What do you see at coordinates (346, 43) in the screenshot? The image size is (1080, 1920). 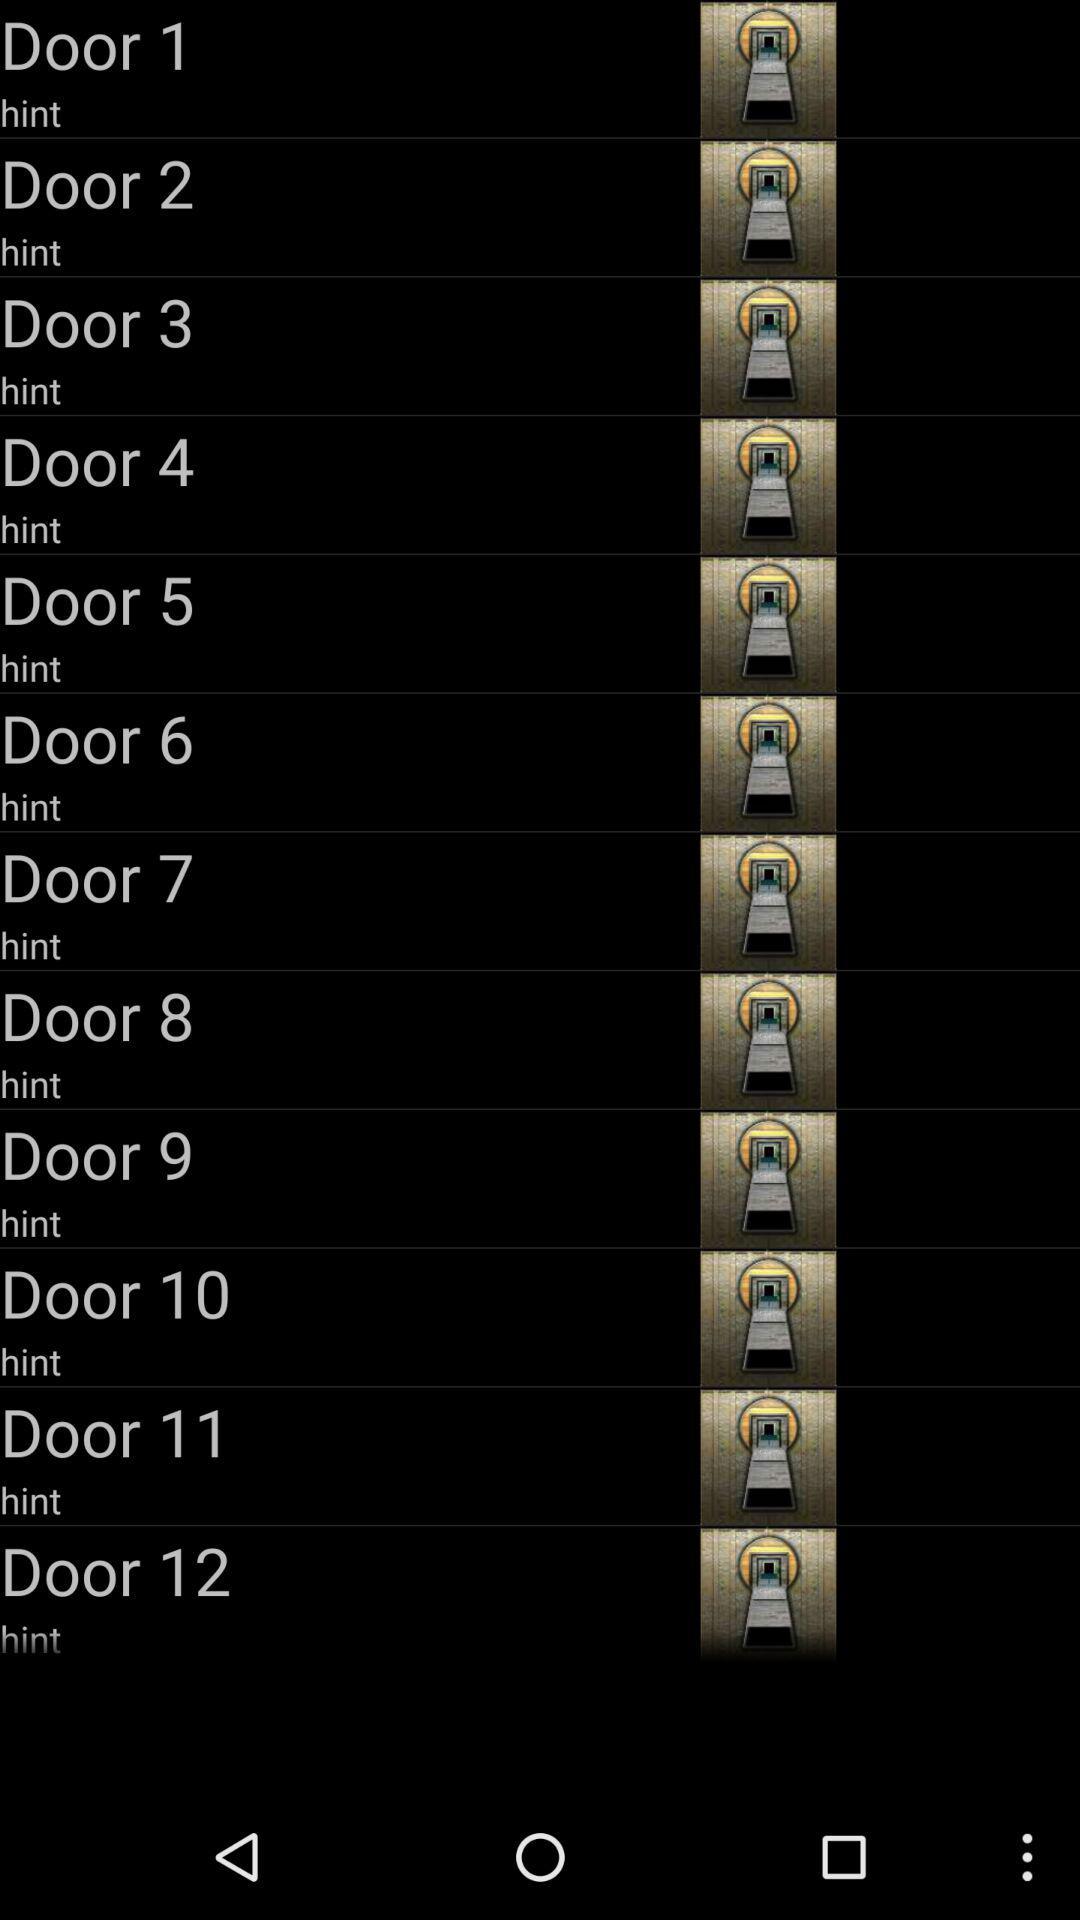 I see `door 1 app` at bounding box center [346, 43].